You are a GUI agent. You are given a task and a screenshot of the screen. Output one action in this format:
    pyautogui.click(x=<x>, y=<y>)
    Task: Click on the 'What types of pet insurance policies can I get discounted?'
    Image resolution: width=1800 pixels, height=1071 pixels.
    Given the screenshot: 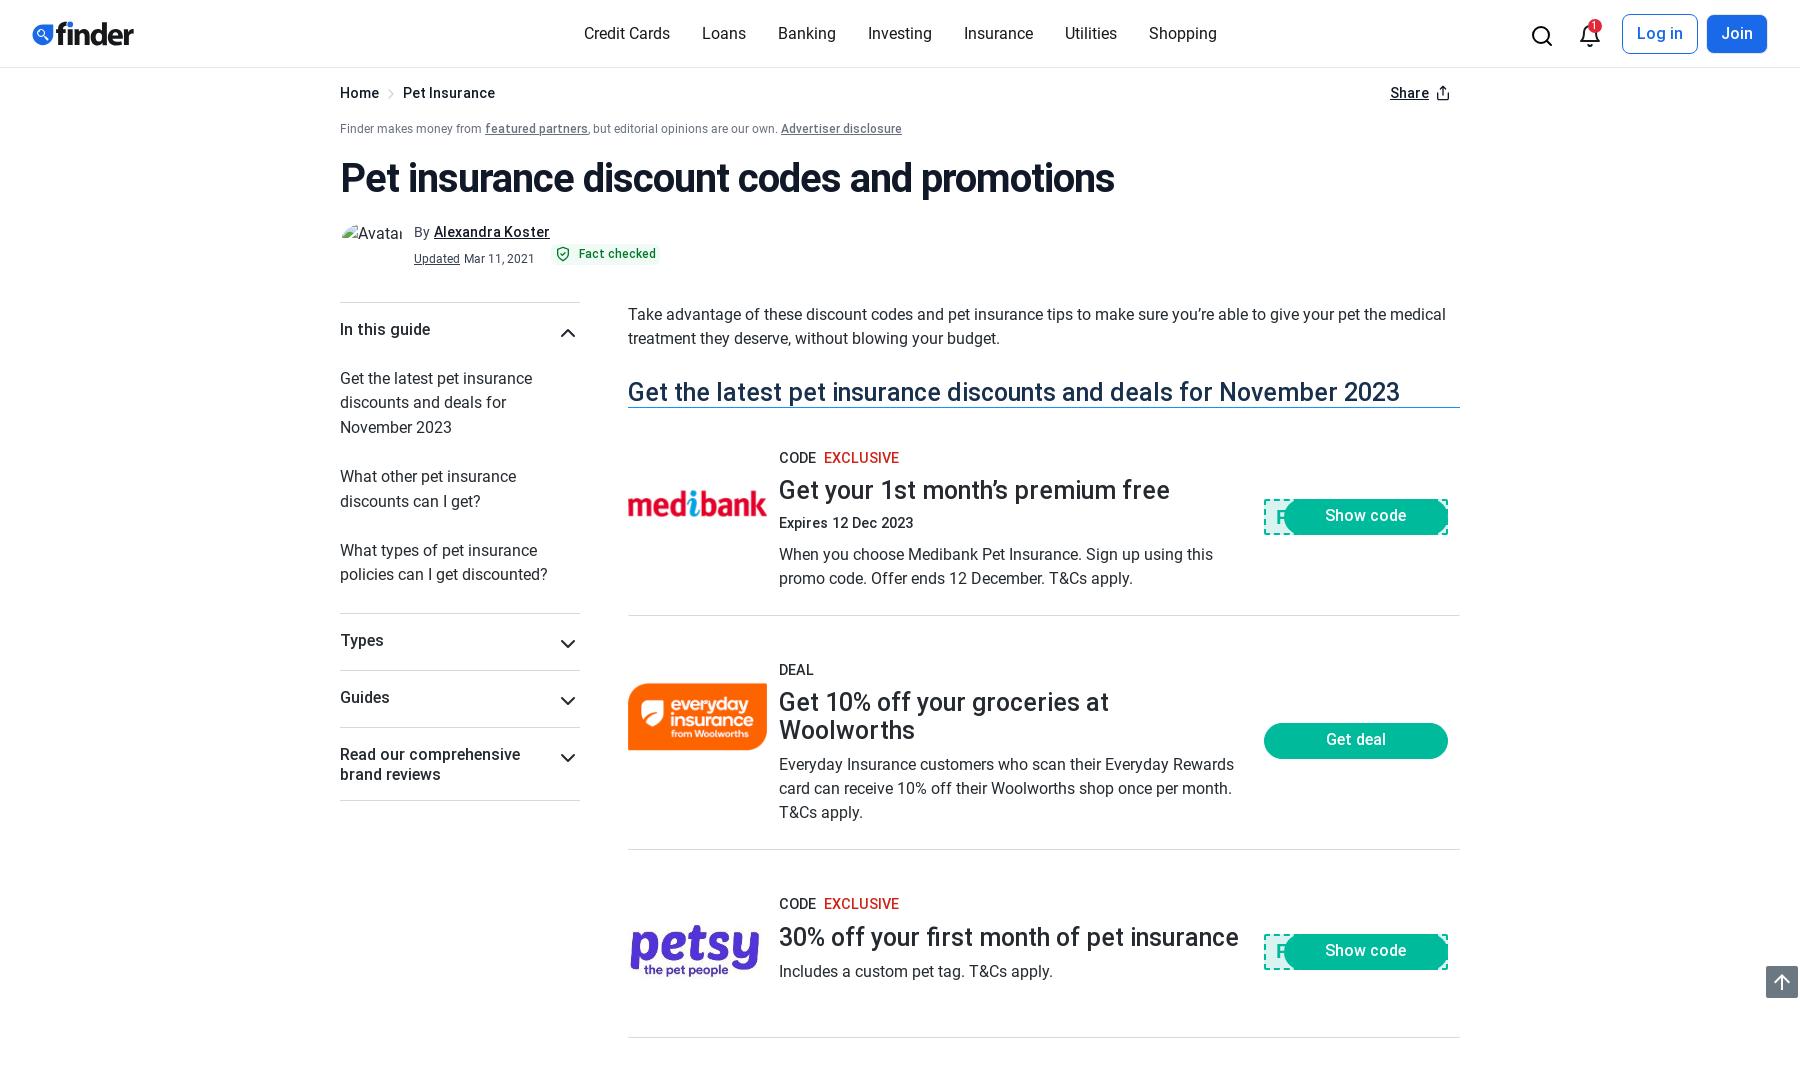 What is the action you would take?
    pyautogui.click(x=444, y=561)
    